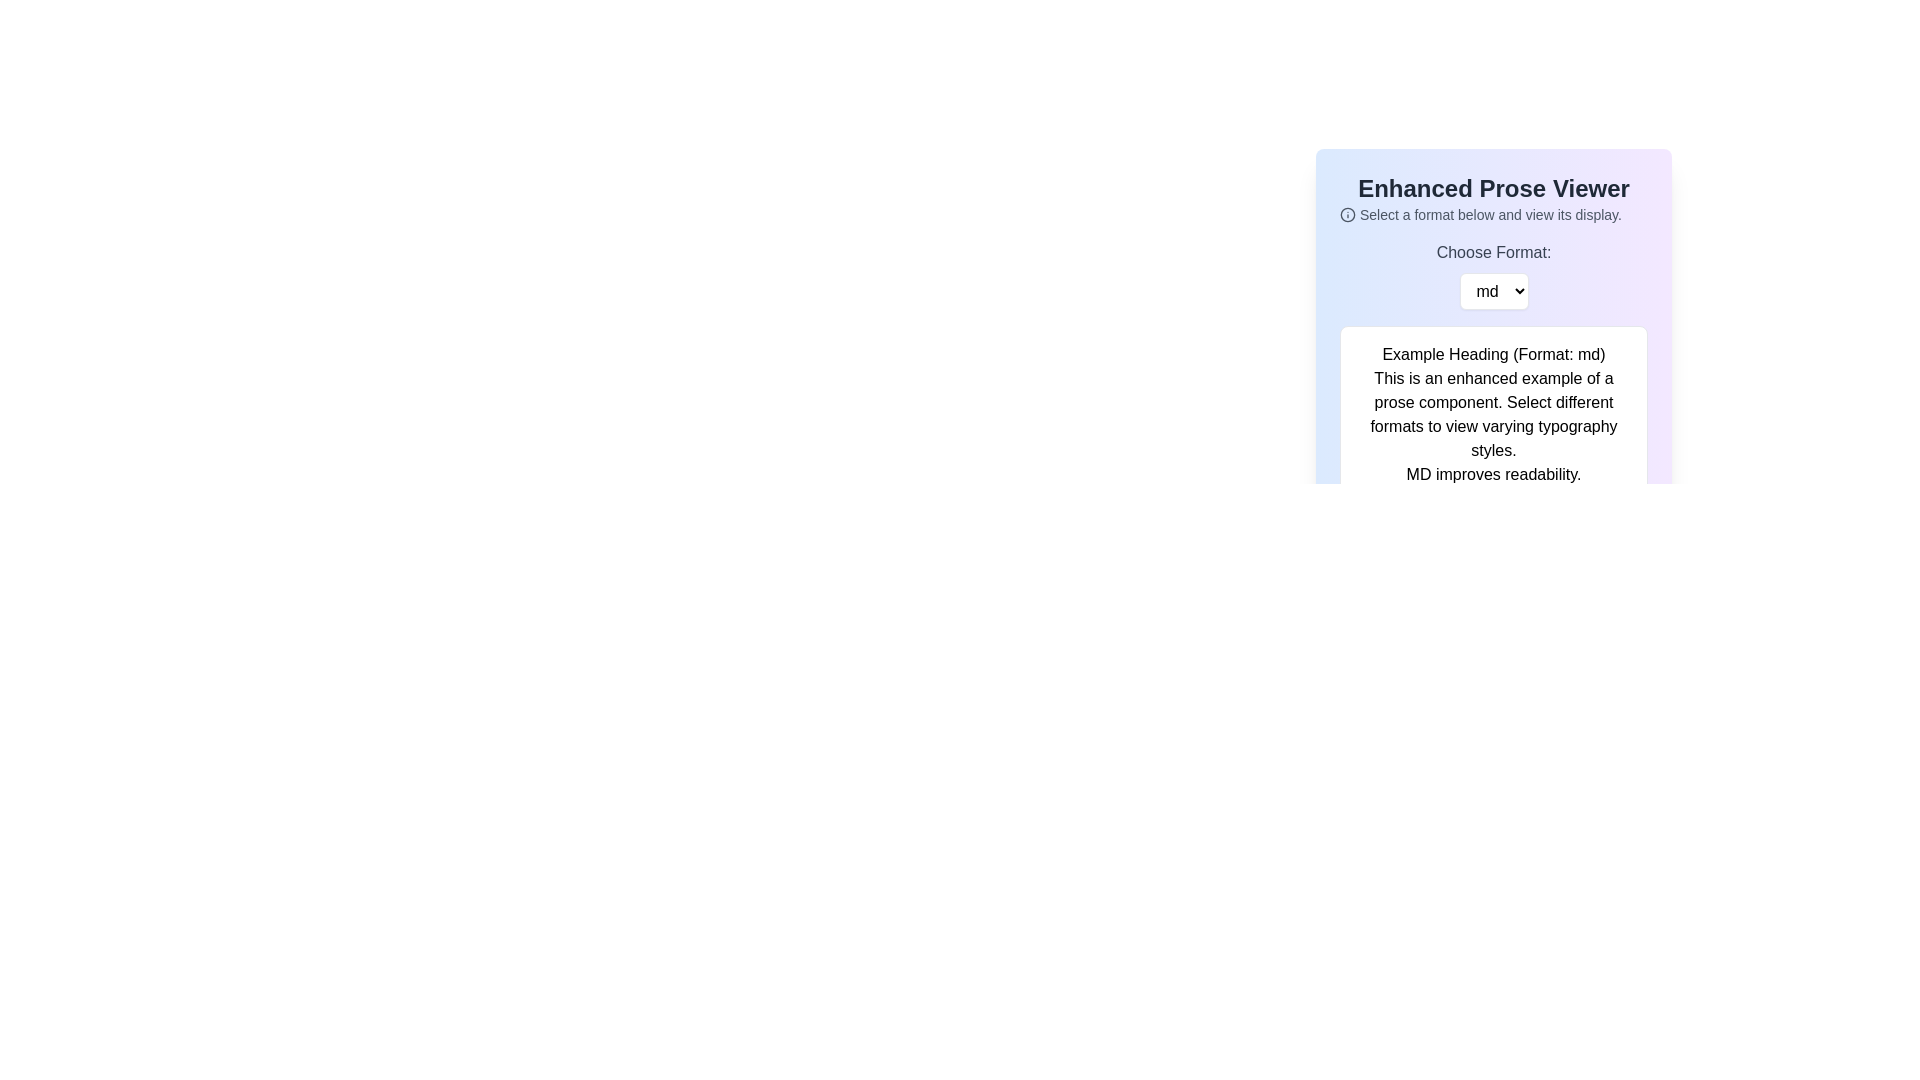 The height and width of the screenshot is (1080, 1920). I want to click on the small circular 'i' icon next to the informational text block stating 'Select a format below and view its display.', so click(1493, 199).